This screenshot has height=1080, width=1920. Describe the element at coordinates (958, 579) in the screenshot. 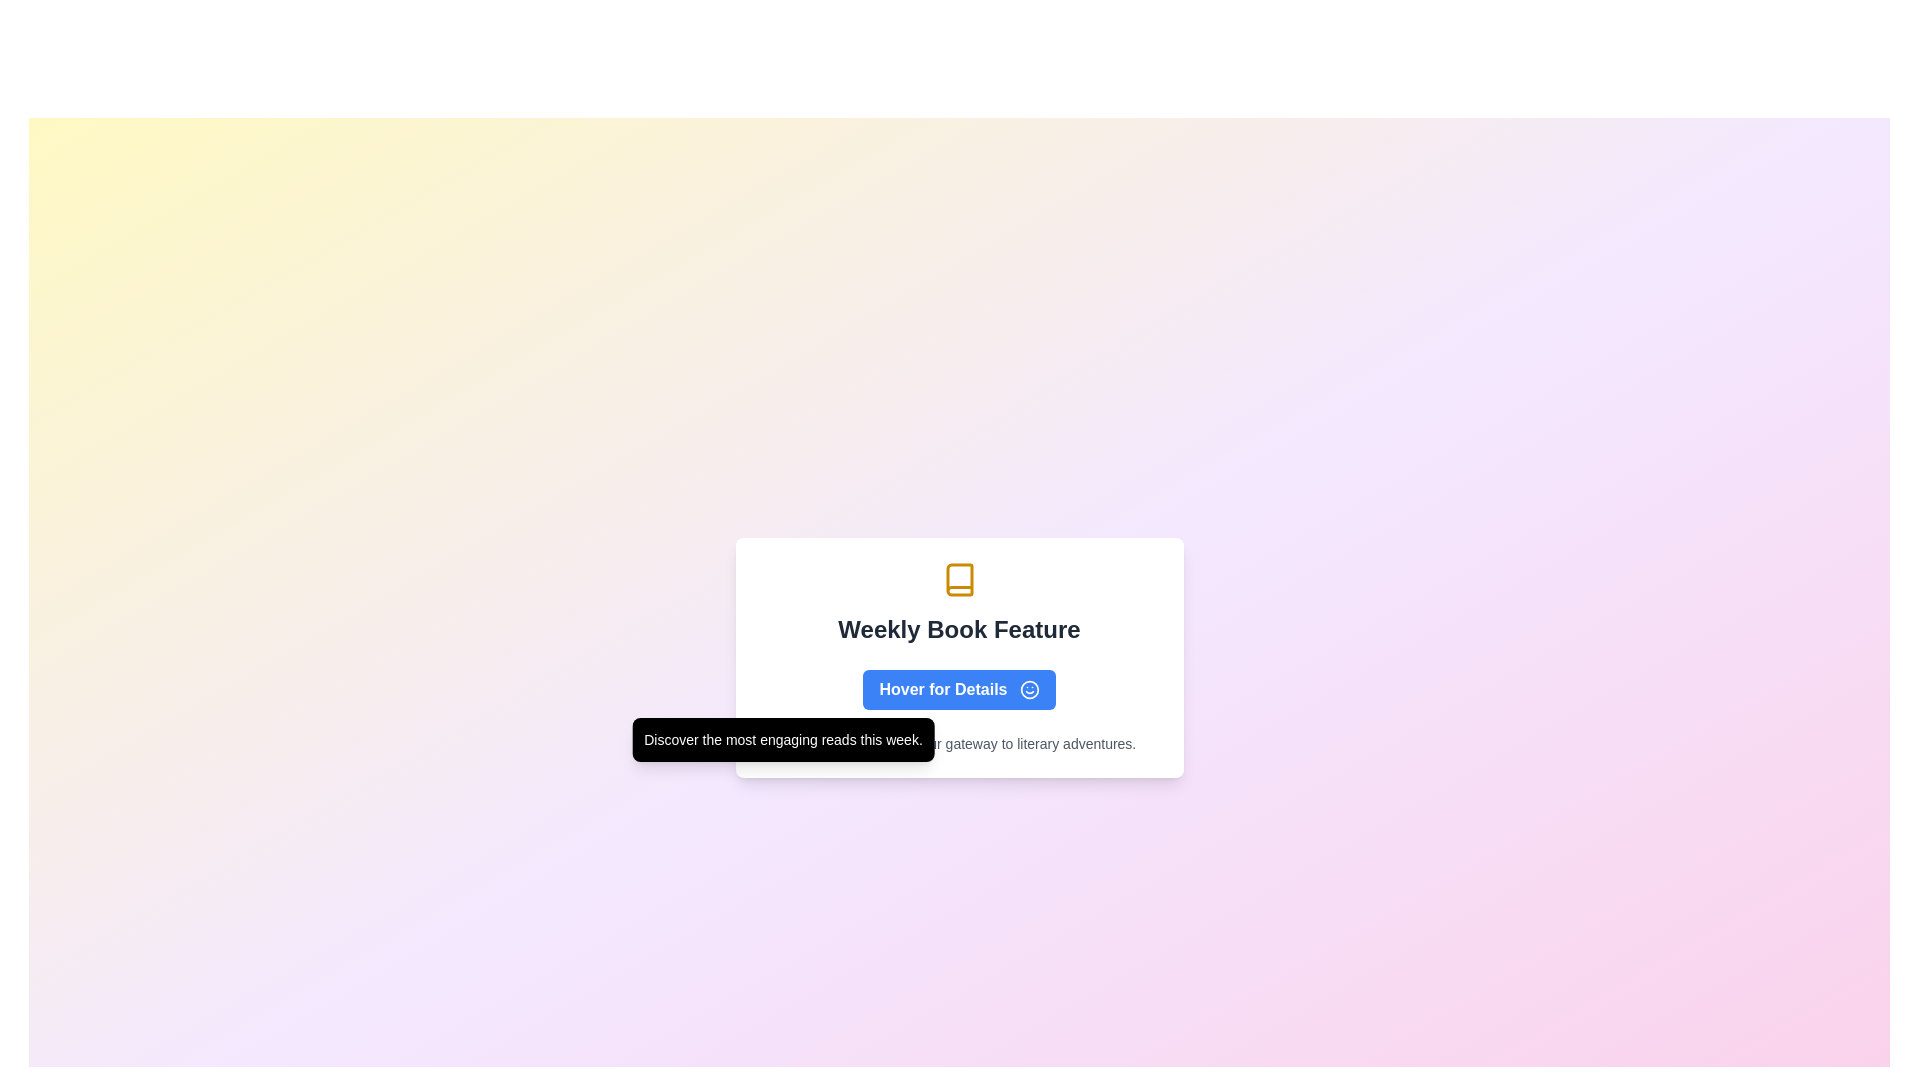

I see `the book icon located at the top-center of the 'Weekly Book Feature' section` at that location.